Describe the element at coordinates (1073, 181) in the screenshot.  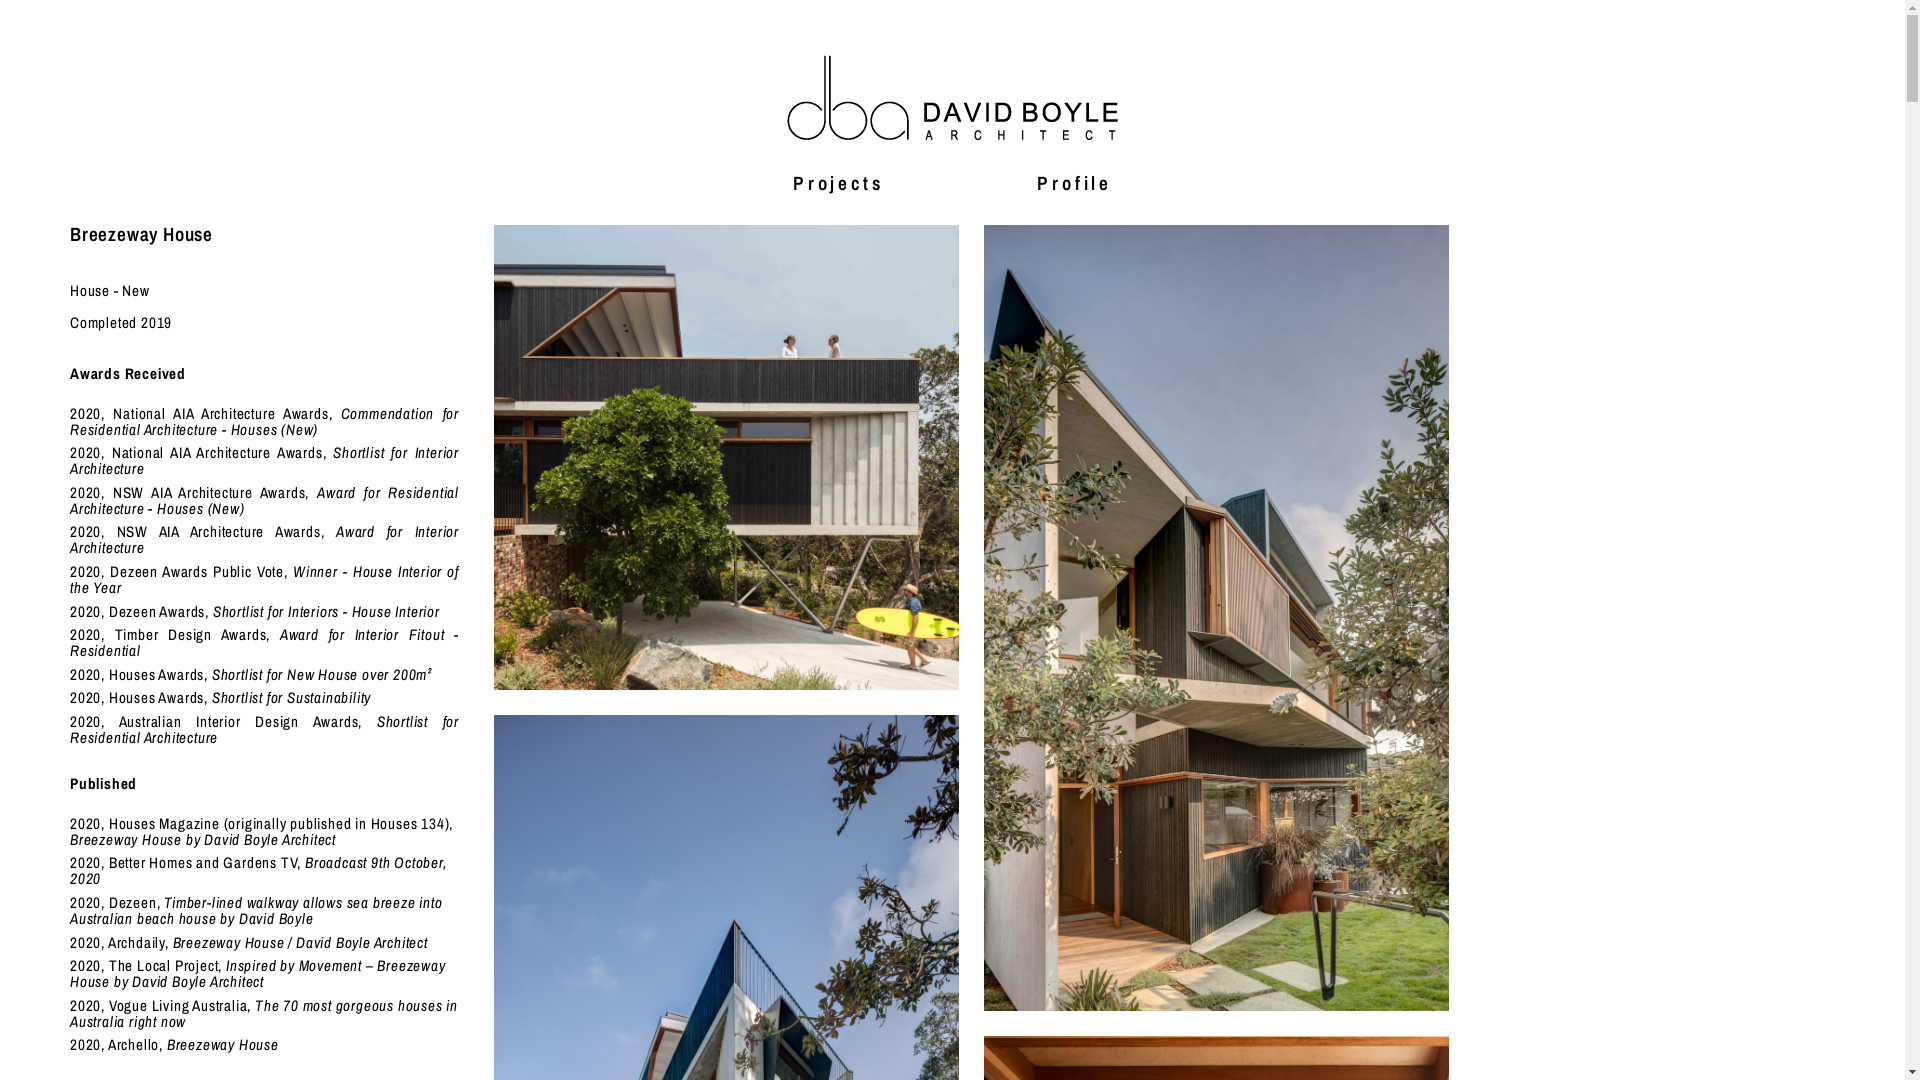
I see `'Profile'` at that location.